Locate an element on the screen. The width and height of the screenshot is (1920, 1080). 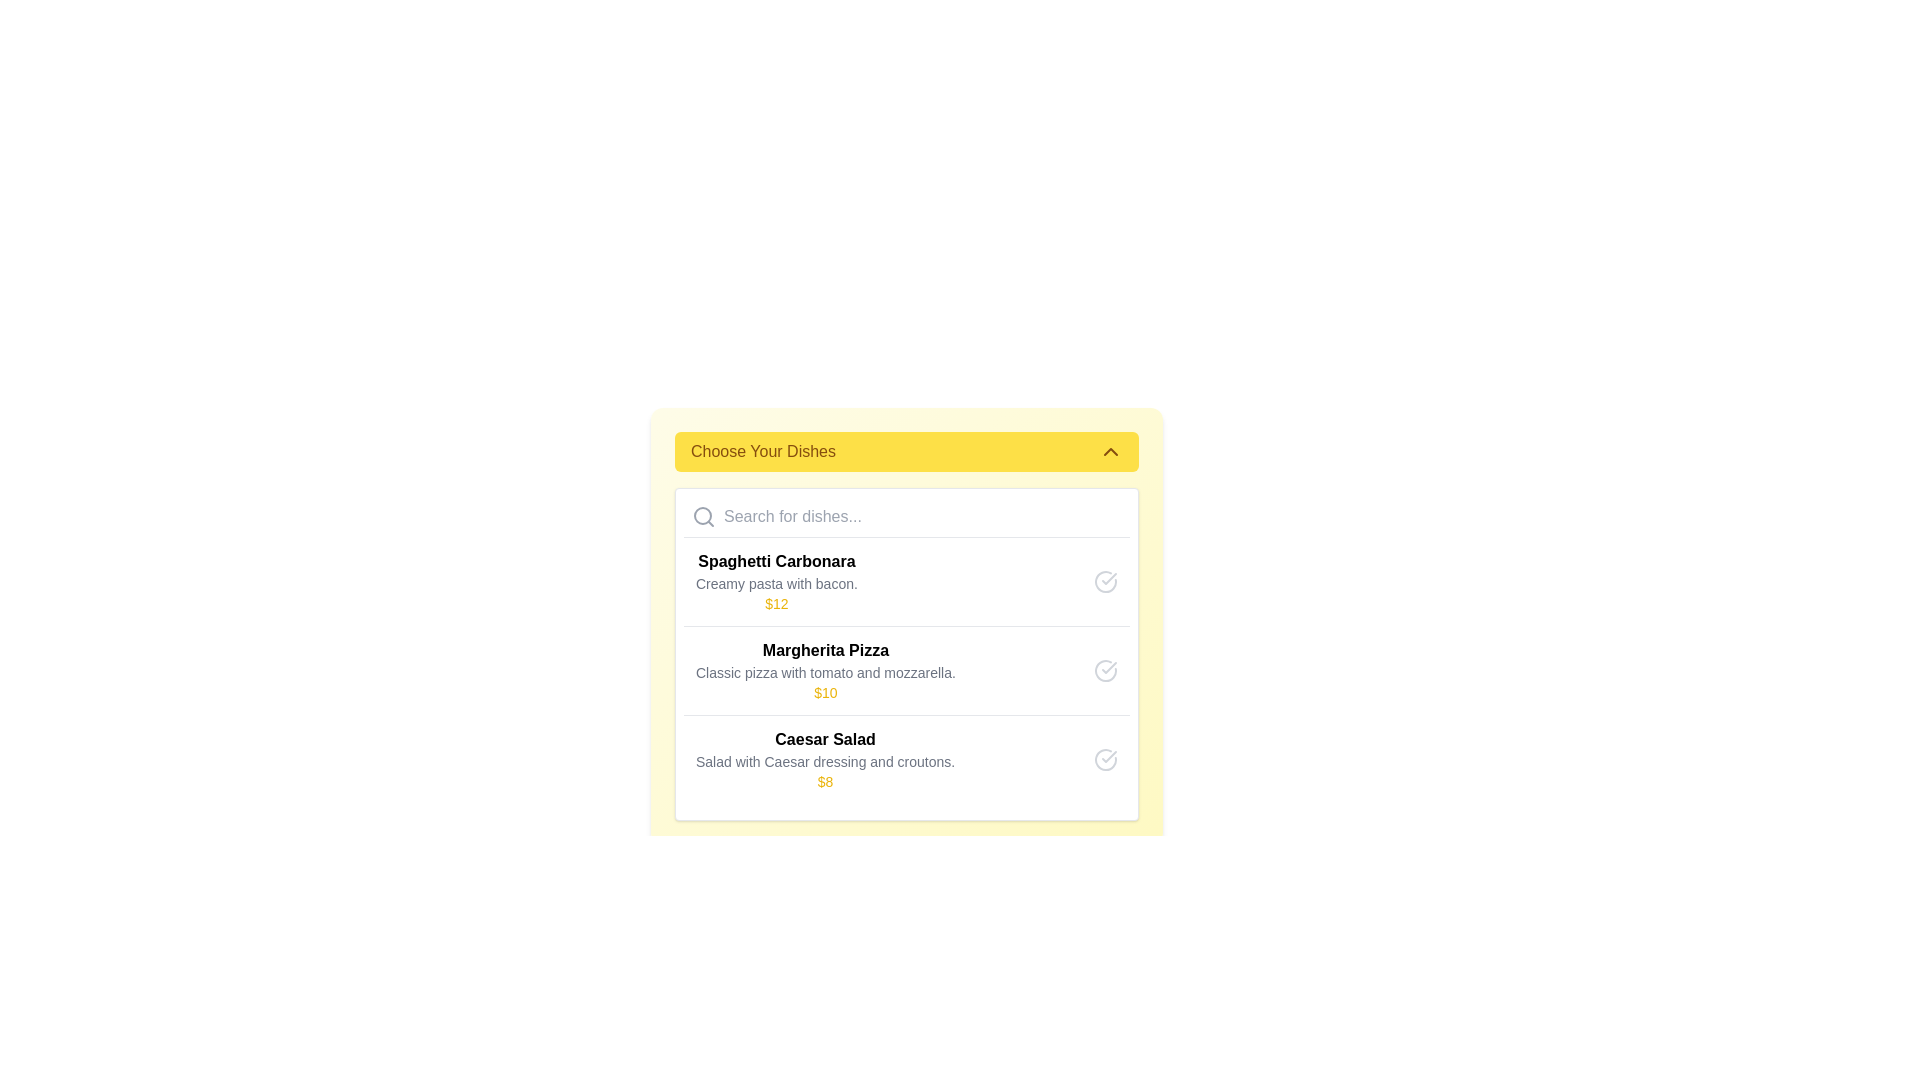
the food item titles or prices within the 'Choose Your Dishes' section, which is located below the search bar is located at coordinates (906, 654).